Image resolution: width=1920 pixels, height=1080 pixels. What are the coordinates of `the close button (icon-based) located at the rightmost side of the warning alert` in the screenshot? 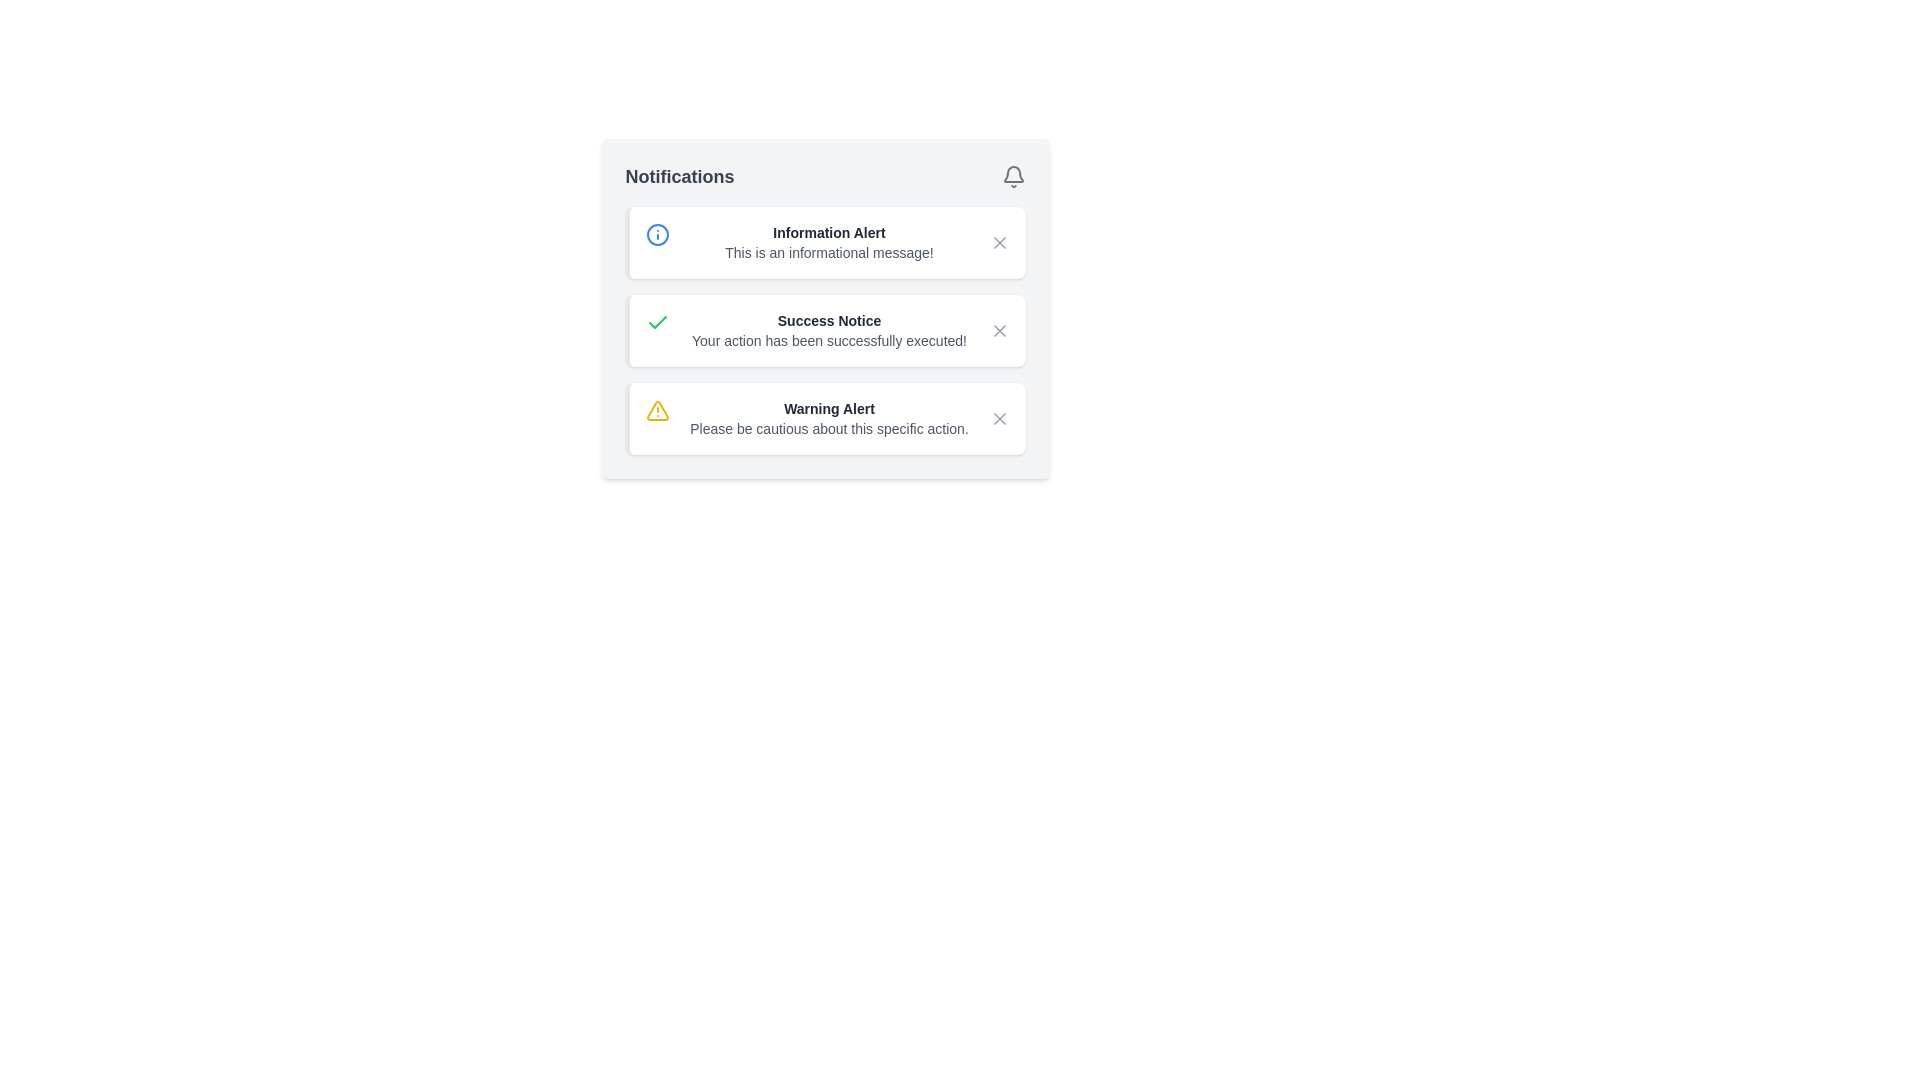 It's located at (999, 418).